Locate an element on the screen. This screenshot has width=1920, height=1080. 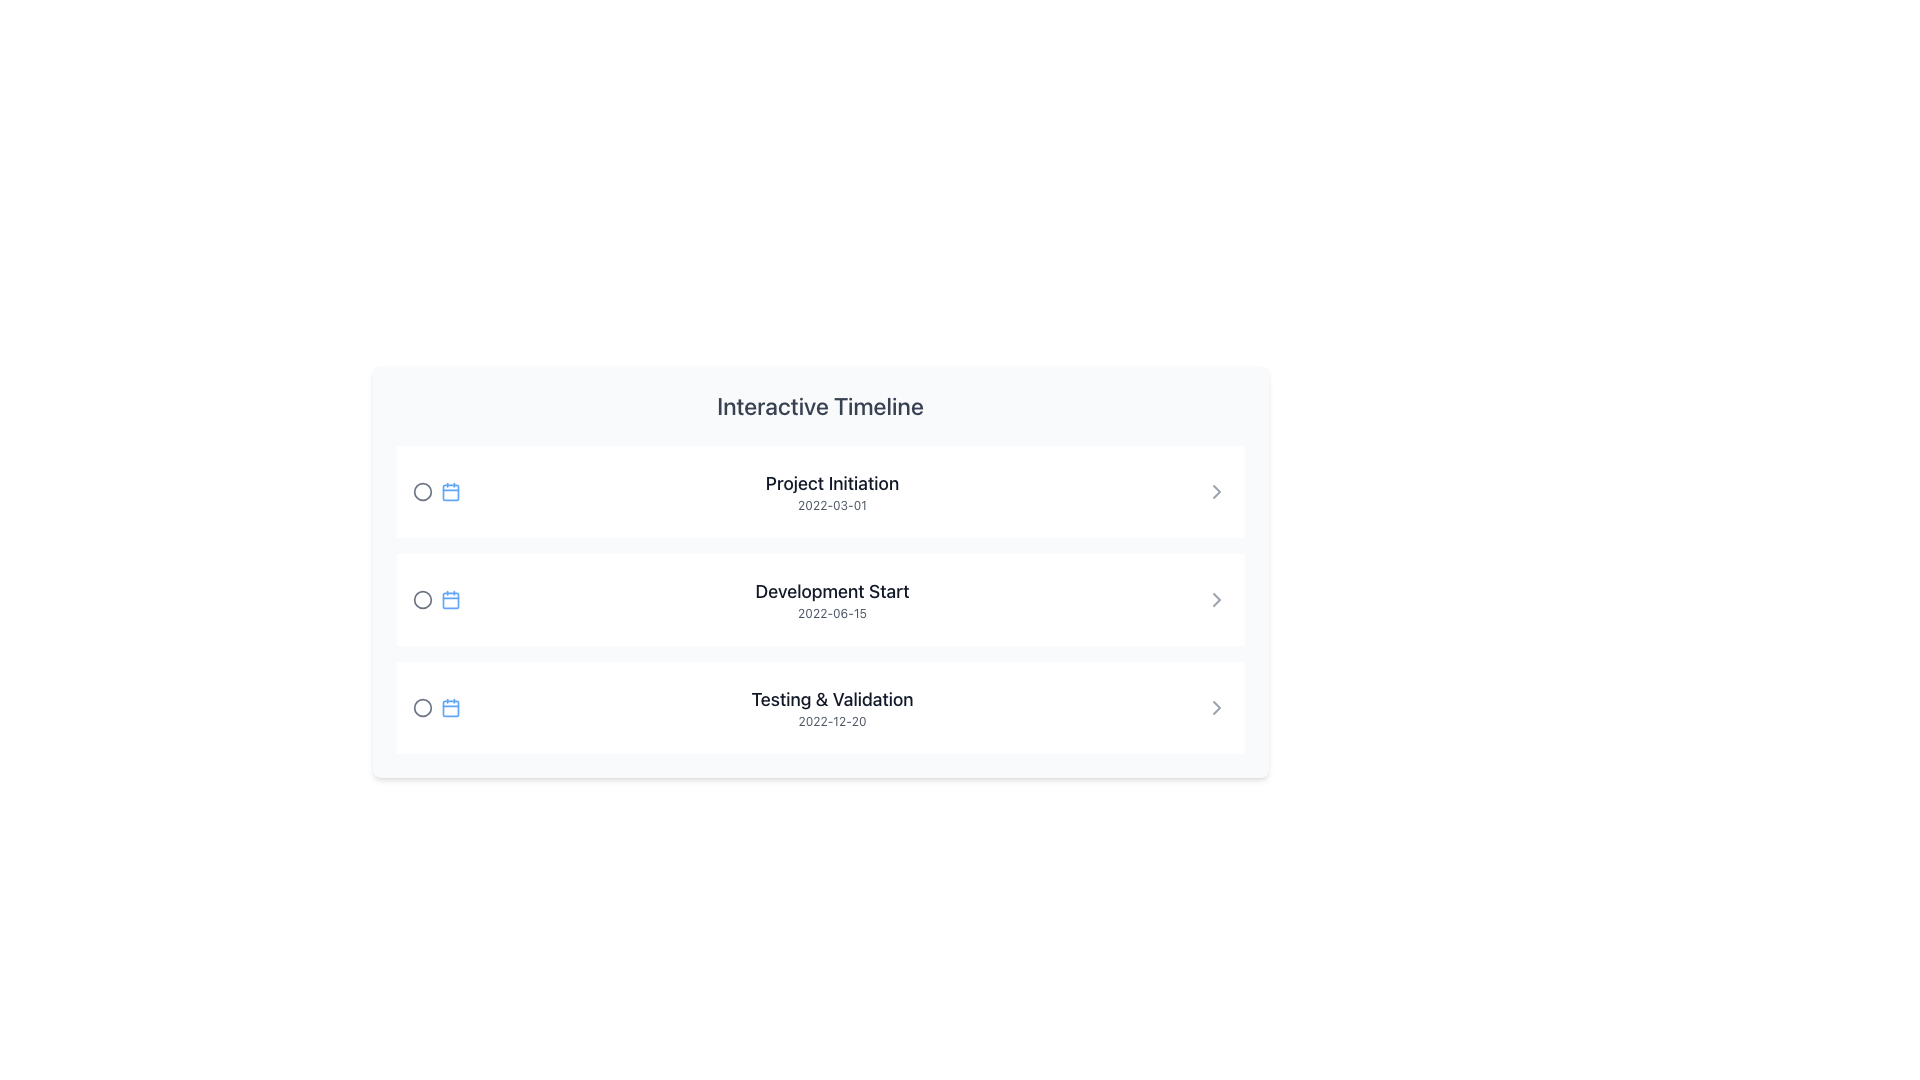
the first icon in the horizontally aligned group of icons to the left of the 'Interactive Timeline' text descriptor is located at coordinates (421, 492).